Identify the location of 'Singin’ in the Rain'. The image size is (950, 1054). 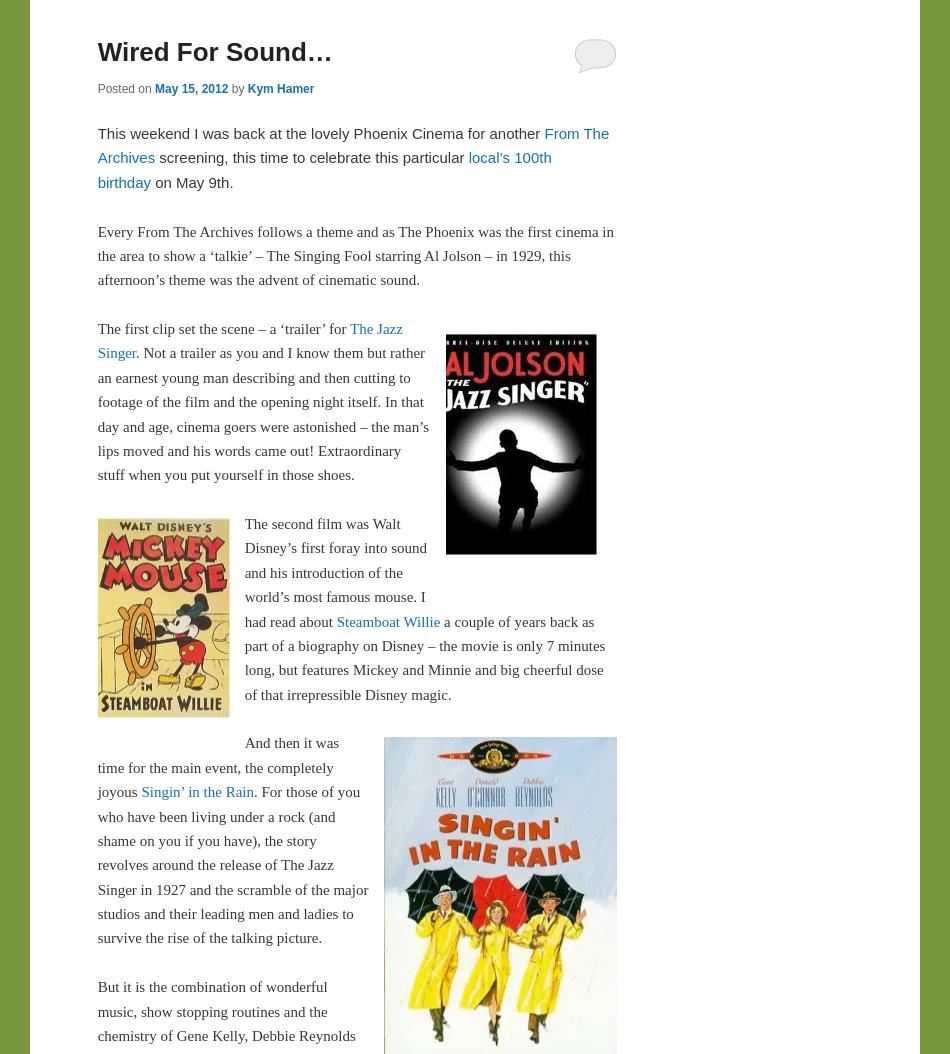
(197, 790).